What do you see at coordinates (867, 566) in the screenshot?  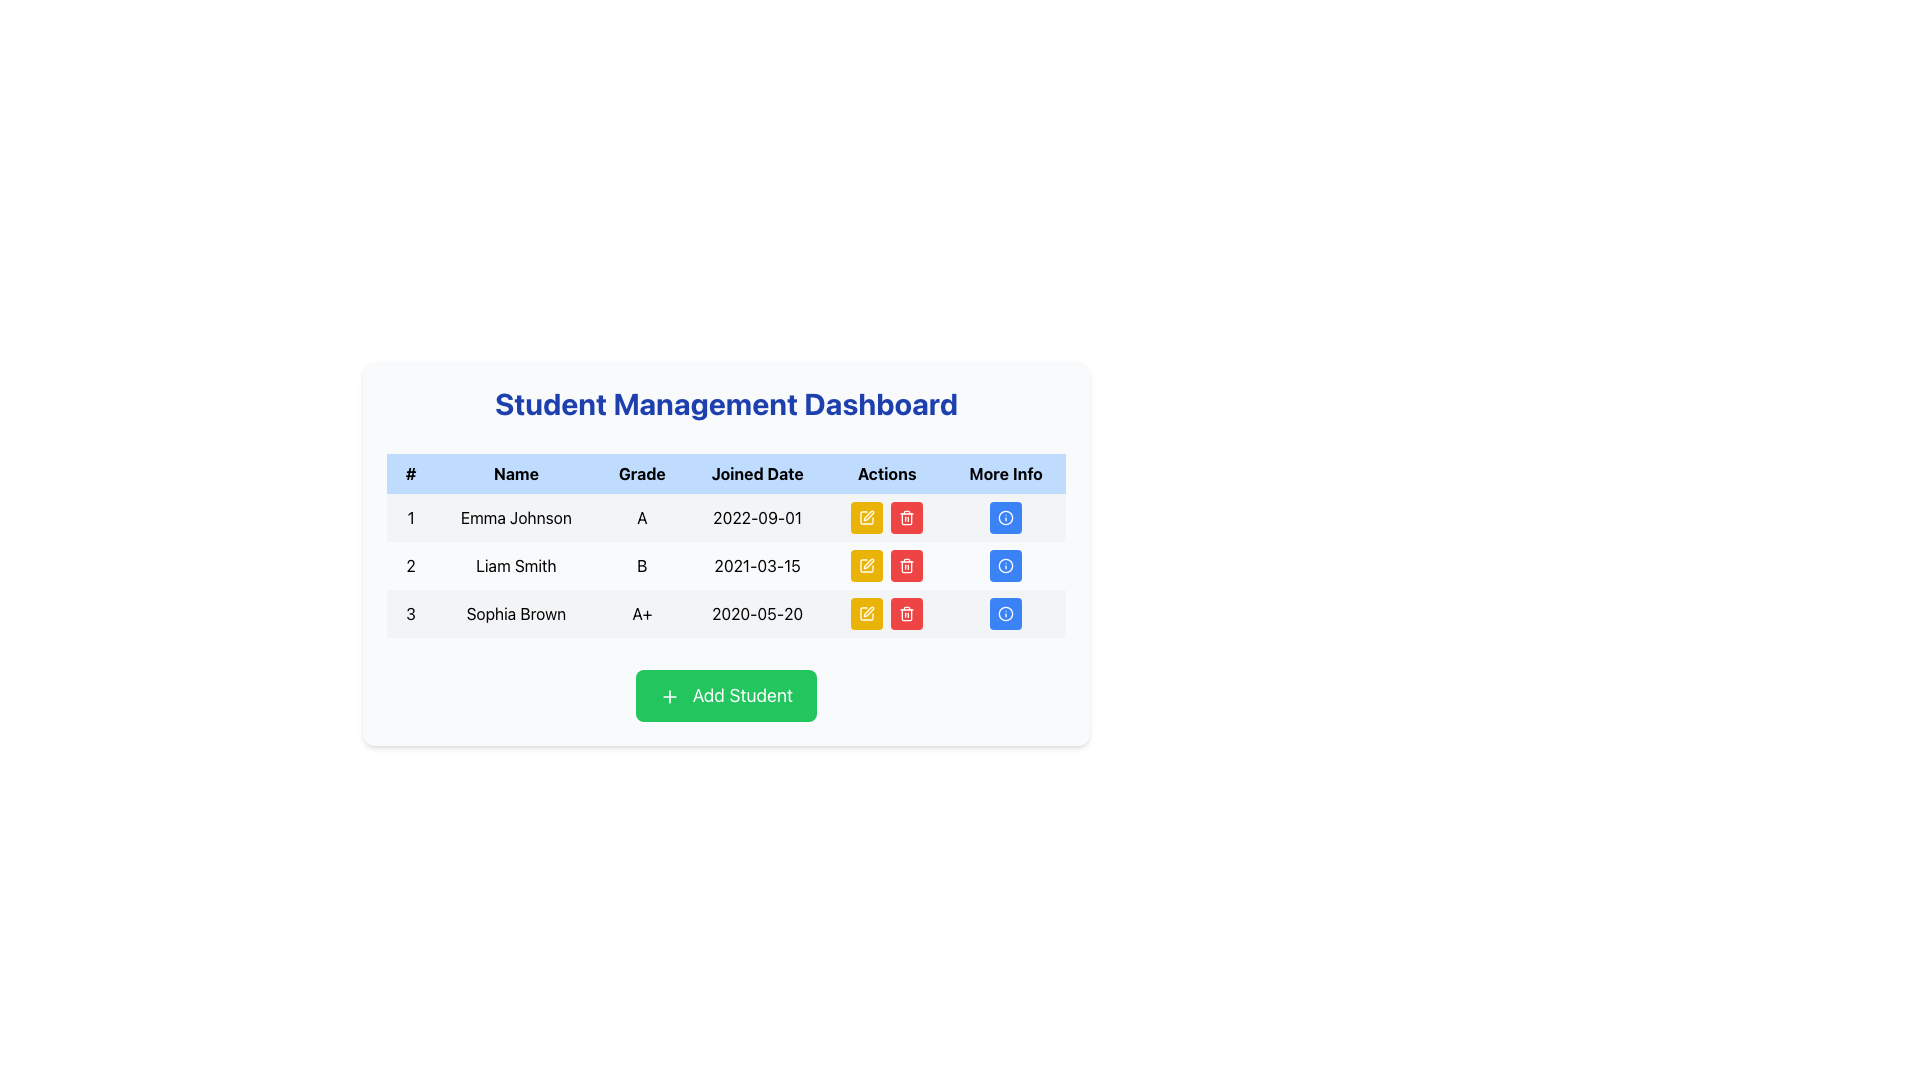 I see `the 'Edit' icon button located in the 'Actions' column of the second row for 'Liam Smith'` at bounding box center [867, 566].